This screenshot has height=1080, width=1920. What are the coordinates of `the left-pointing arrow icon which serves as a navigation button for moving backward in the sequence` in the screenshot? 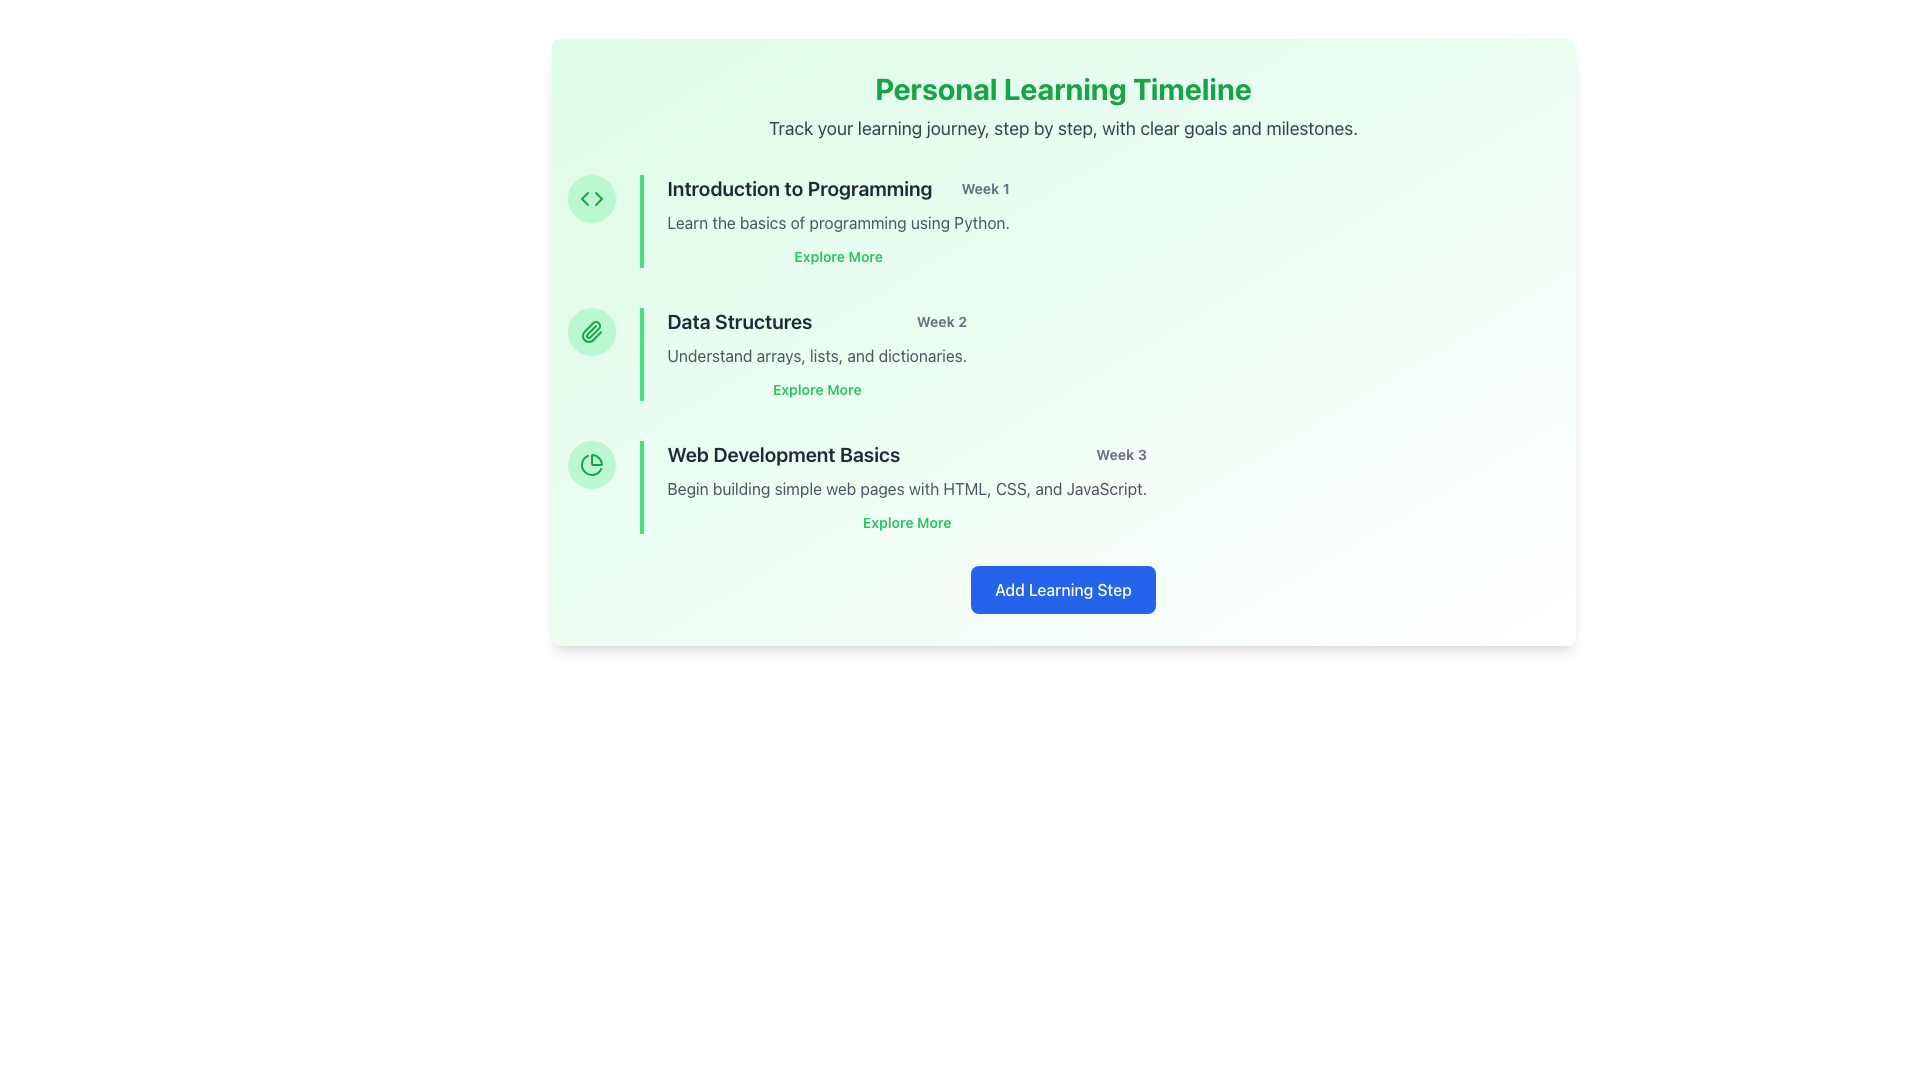 It's located at (583, 199).